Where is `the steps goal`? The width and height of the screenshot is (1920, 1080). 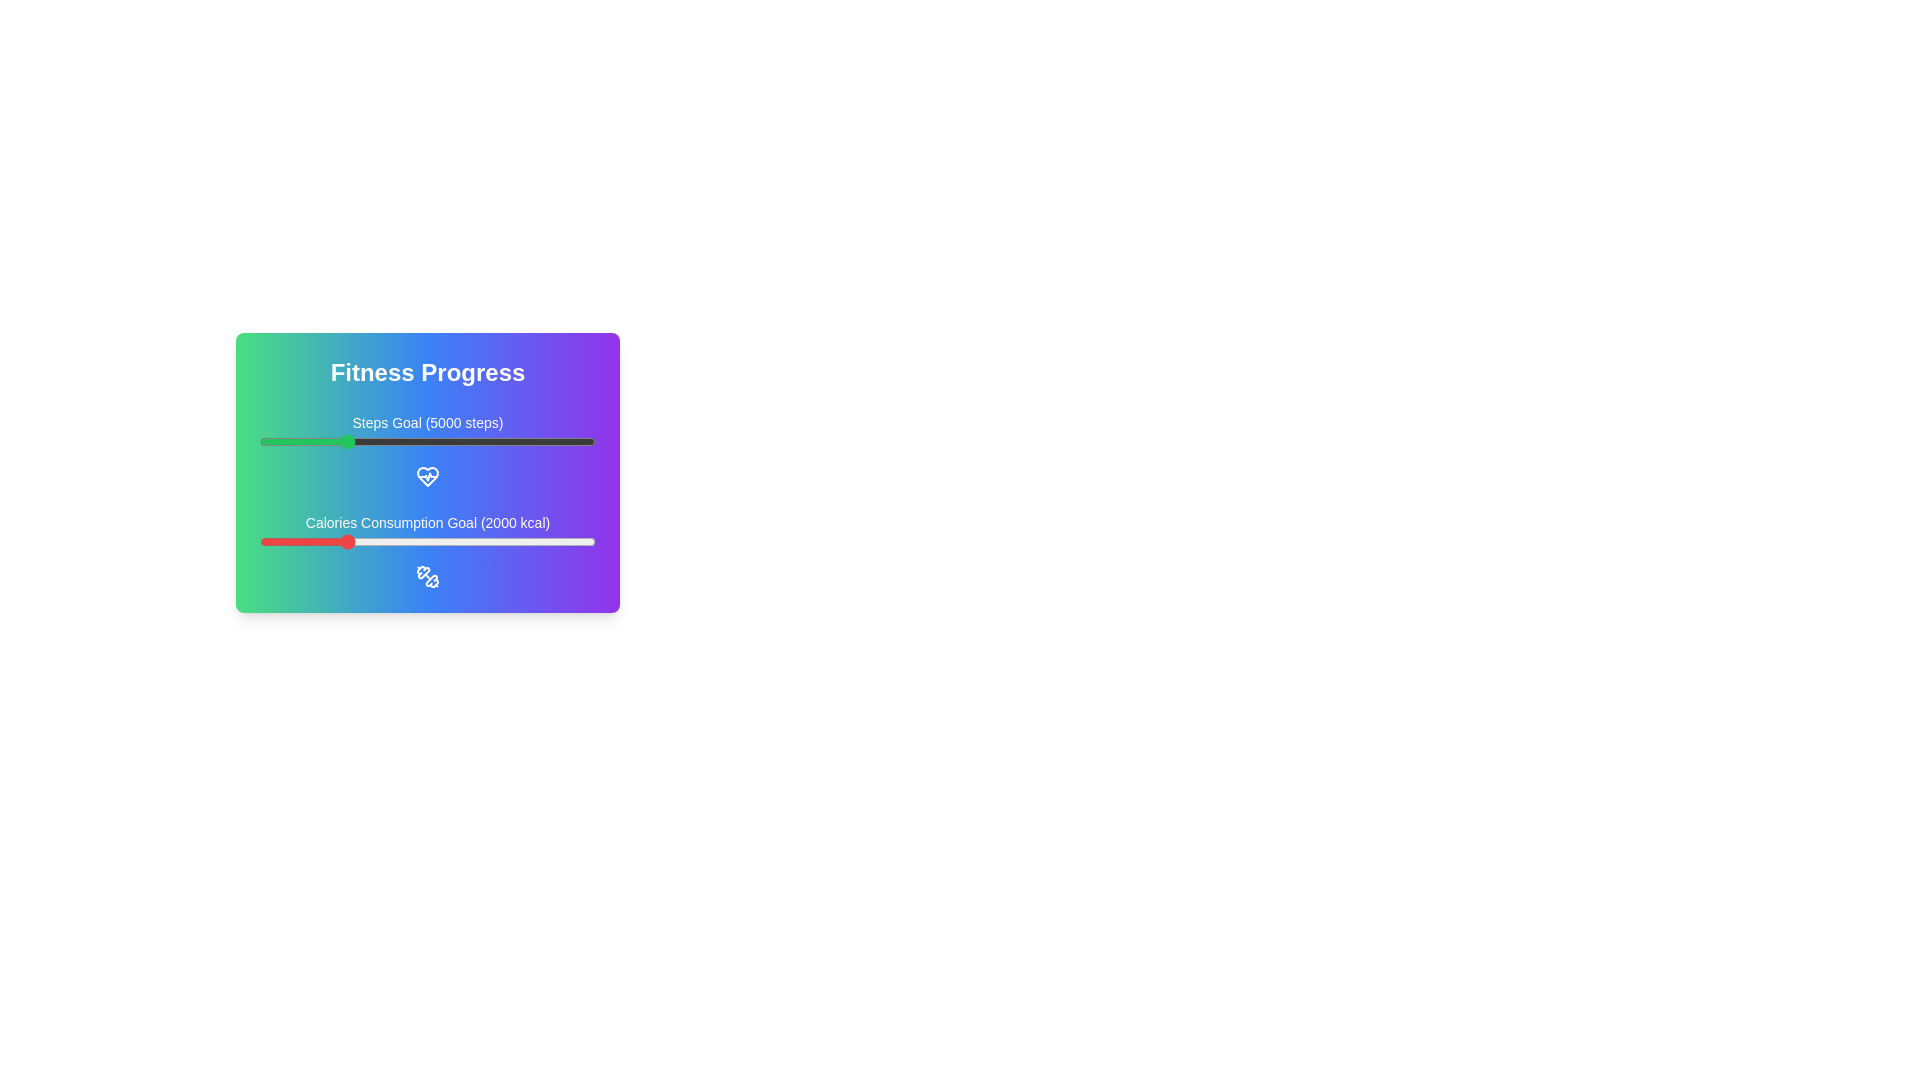
the steps goal is located at coordinates (529, 441).